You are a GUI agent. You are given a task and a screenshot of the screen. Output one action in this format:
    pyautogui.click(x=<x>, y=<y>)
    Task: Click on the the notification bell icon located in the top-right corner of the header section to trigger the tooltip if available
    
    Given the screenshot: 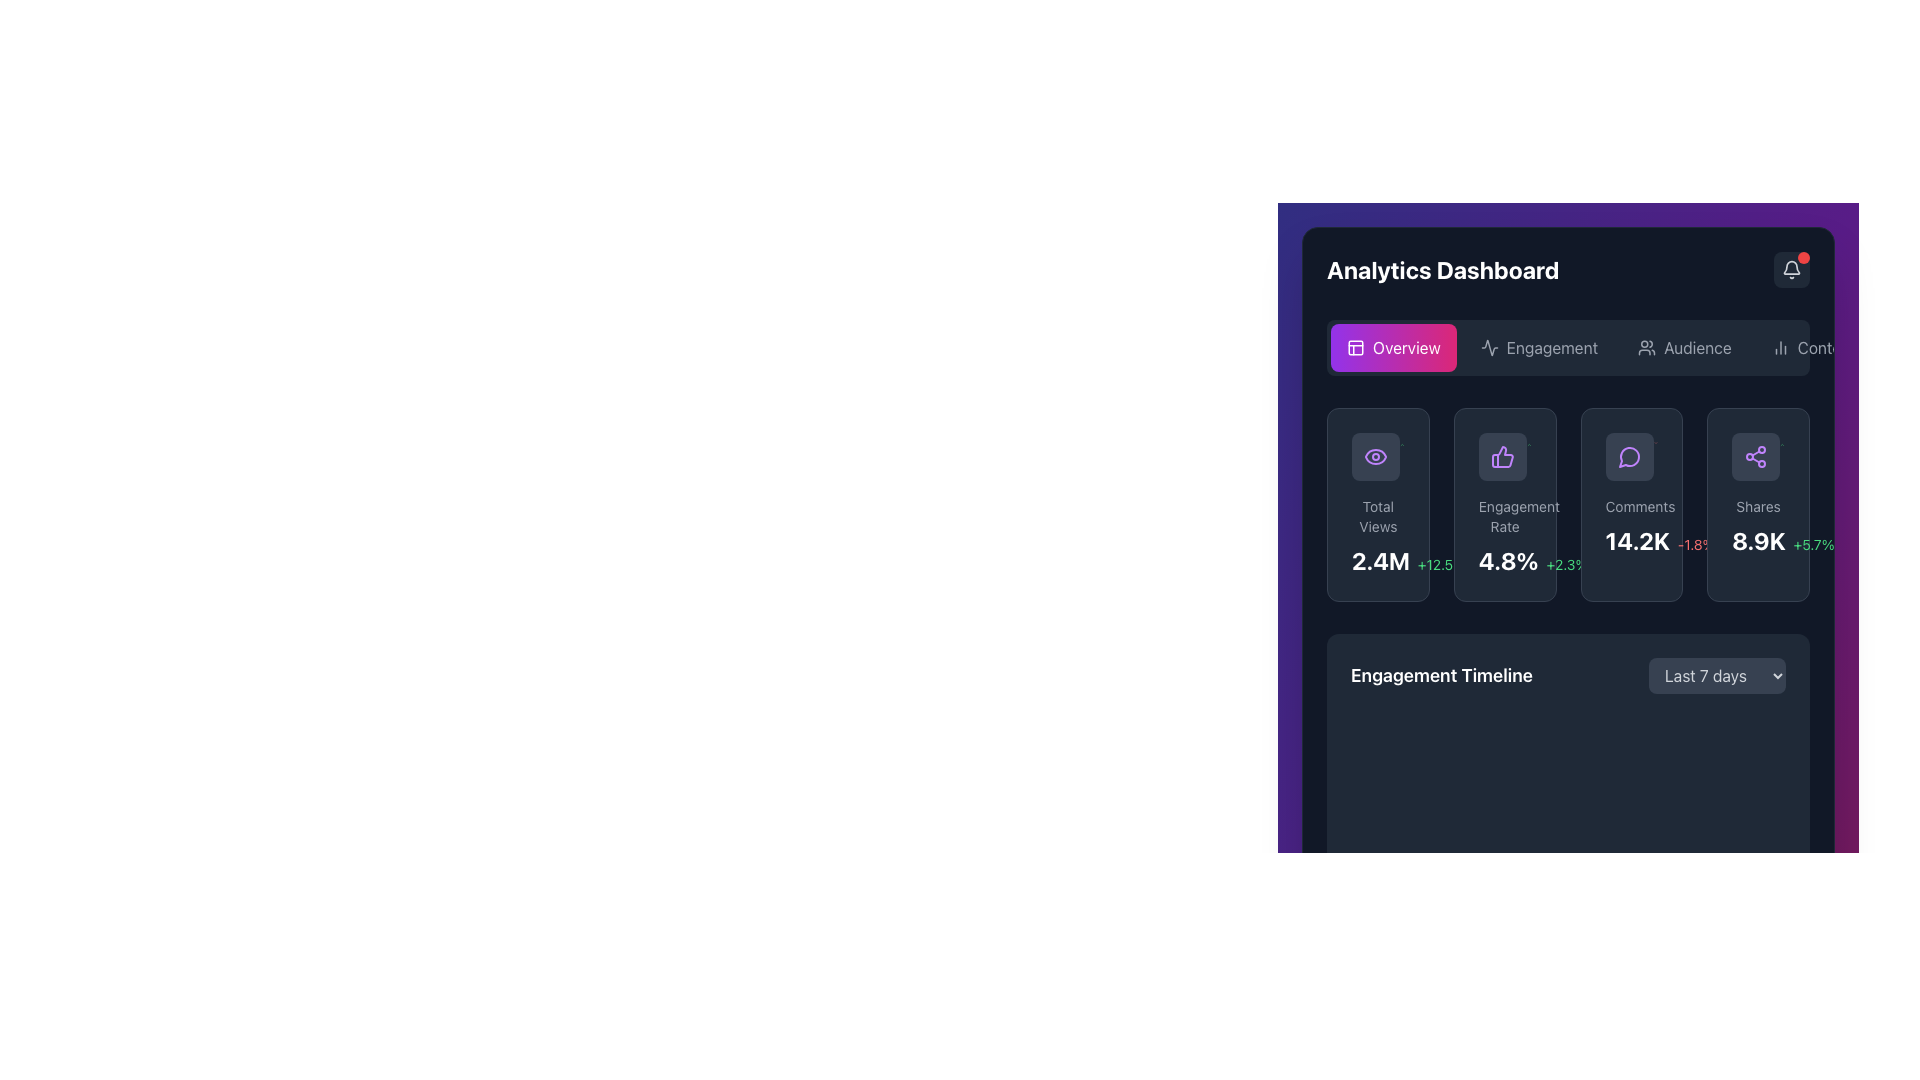 What is the action you would take?
    pyautogui.click(x=1791, y=270)
    